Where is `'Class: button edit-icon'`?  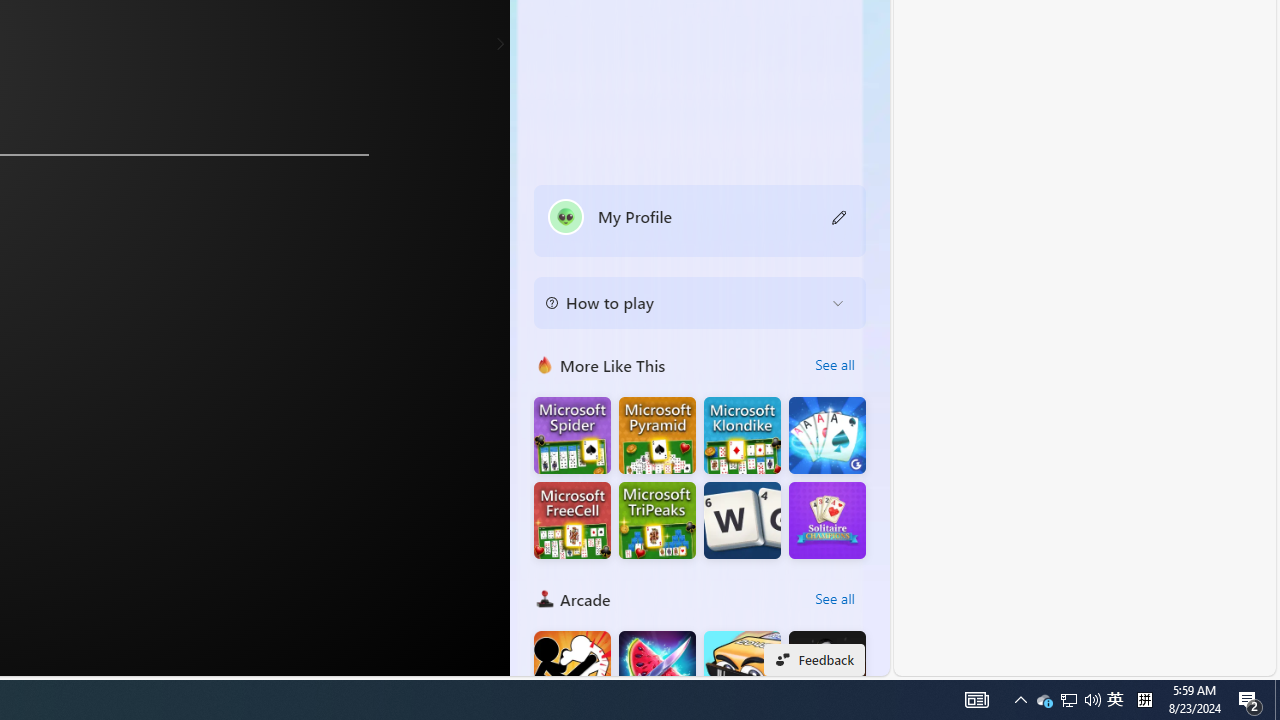 'Class: button edit-icon' is located at coordinates (839, 216).